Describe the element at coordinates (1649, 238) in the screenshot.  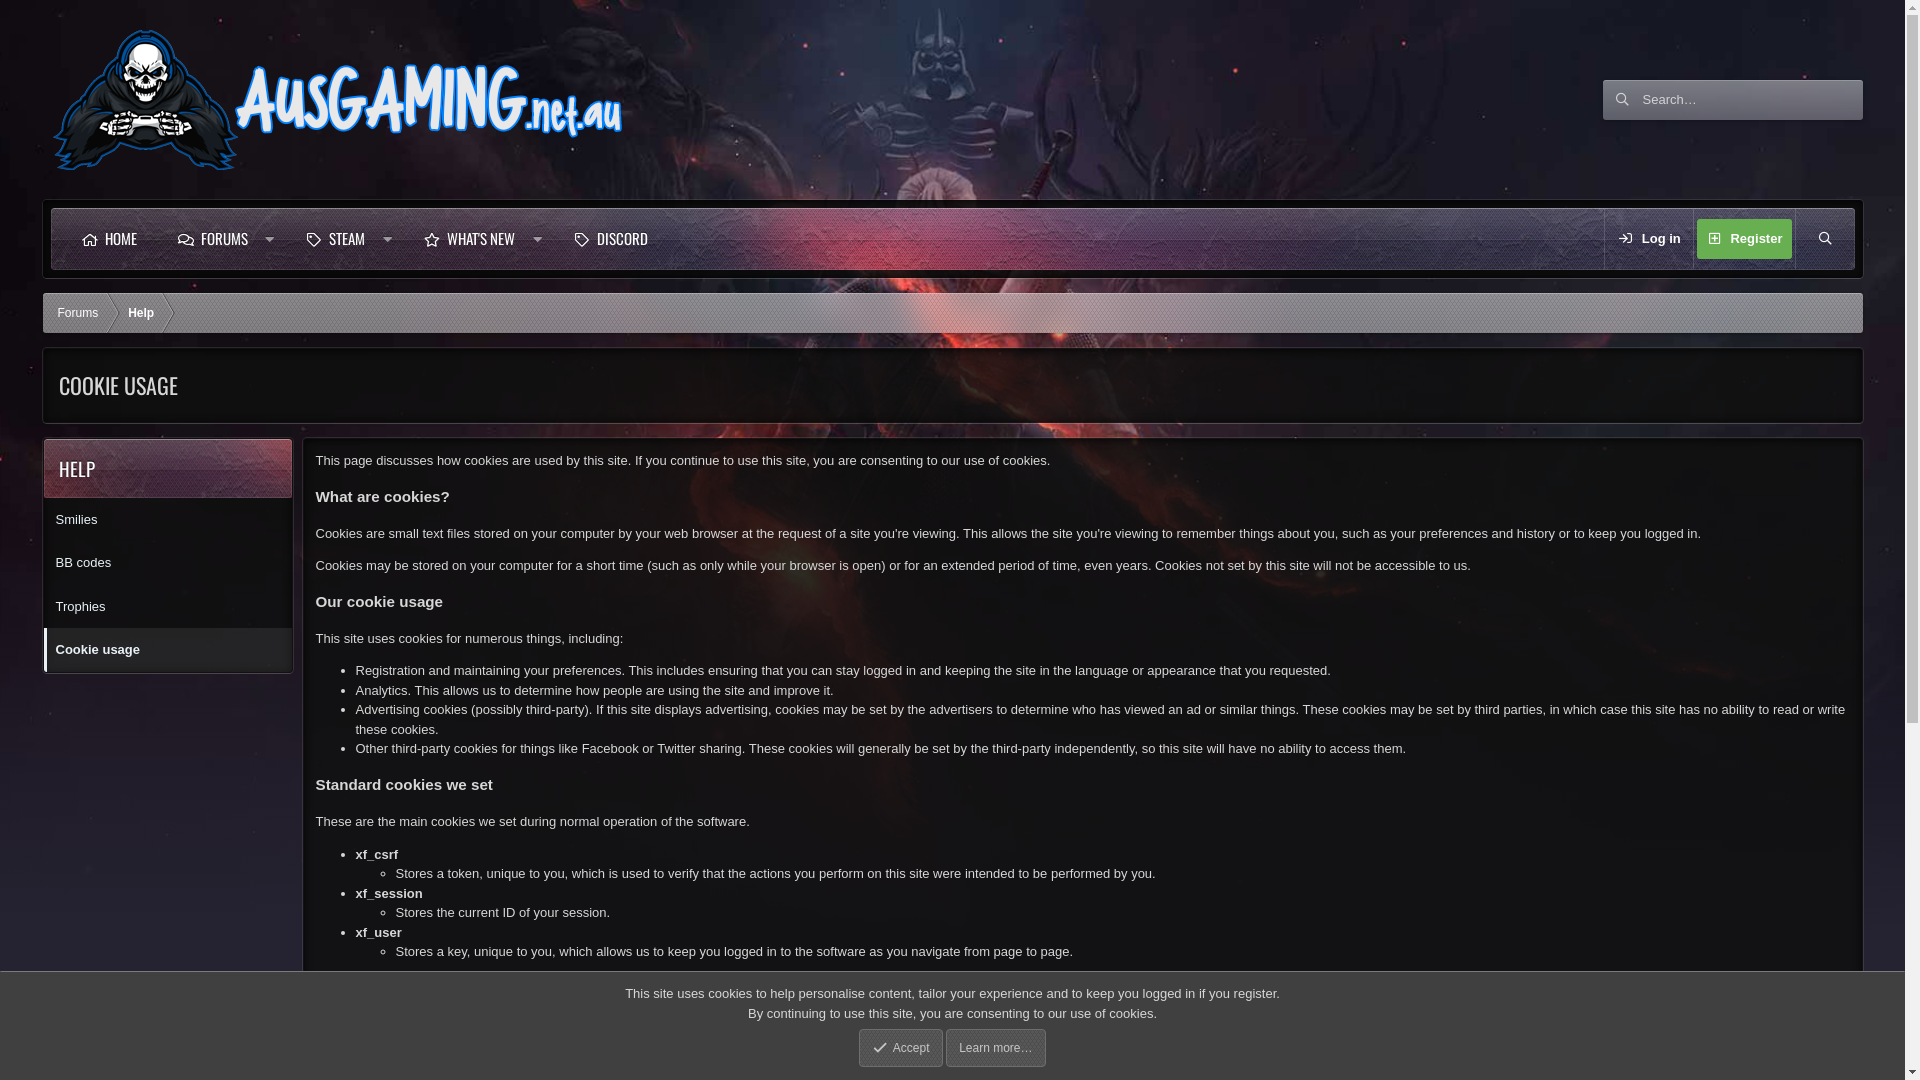
I see `'Log in'` at that location.